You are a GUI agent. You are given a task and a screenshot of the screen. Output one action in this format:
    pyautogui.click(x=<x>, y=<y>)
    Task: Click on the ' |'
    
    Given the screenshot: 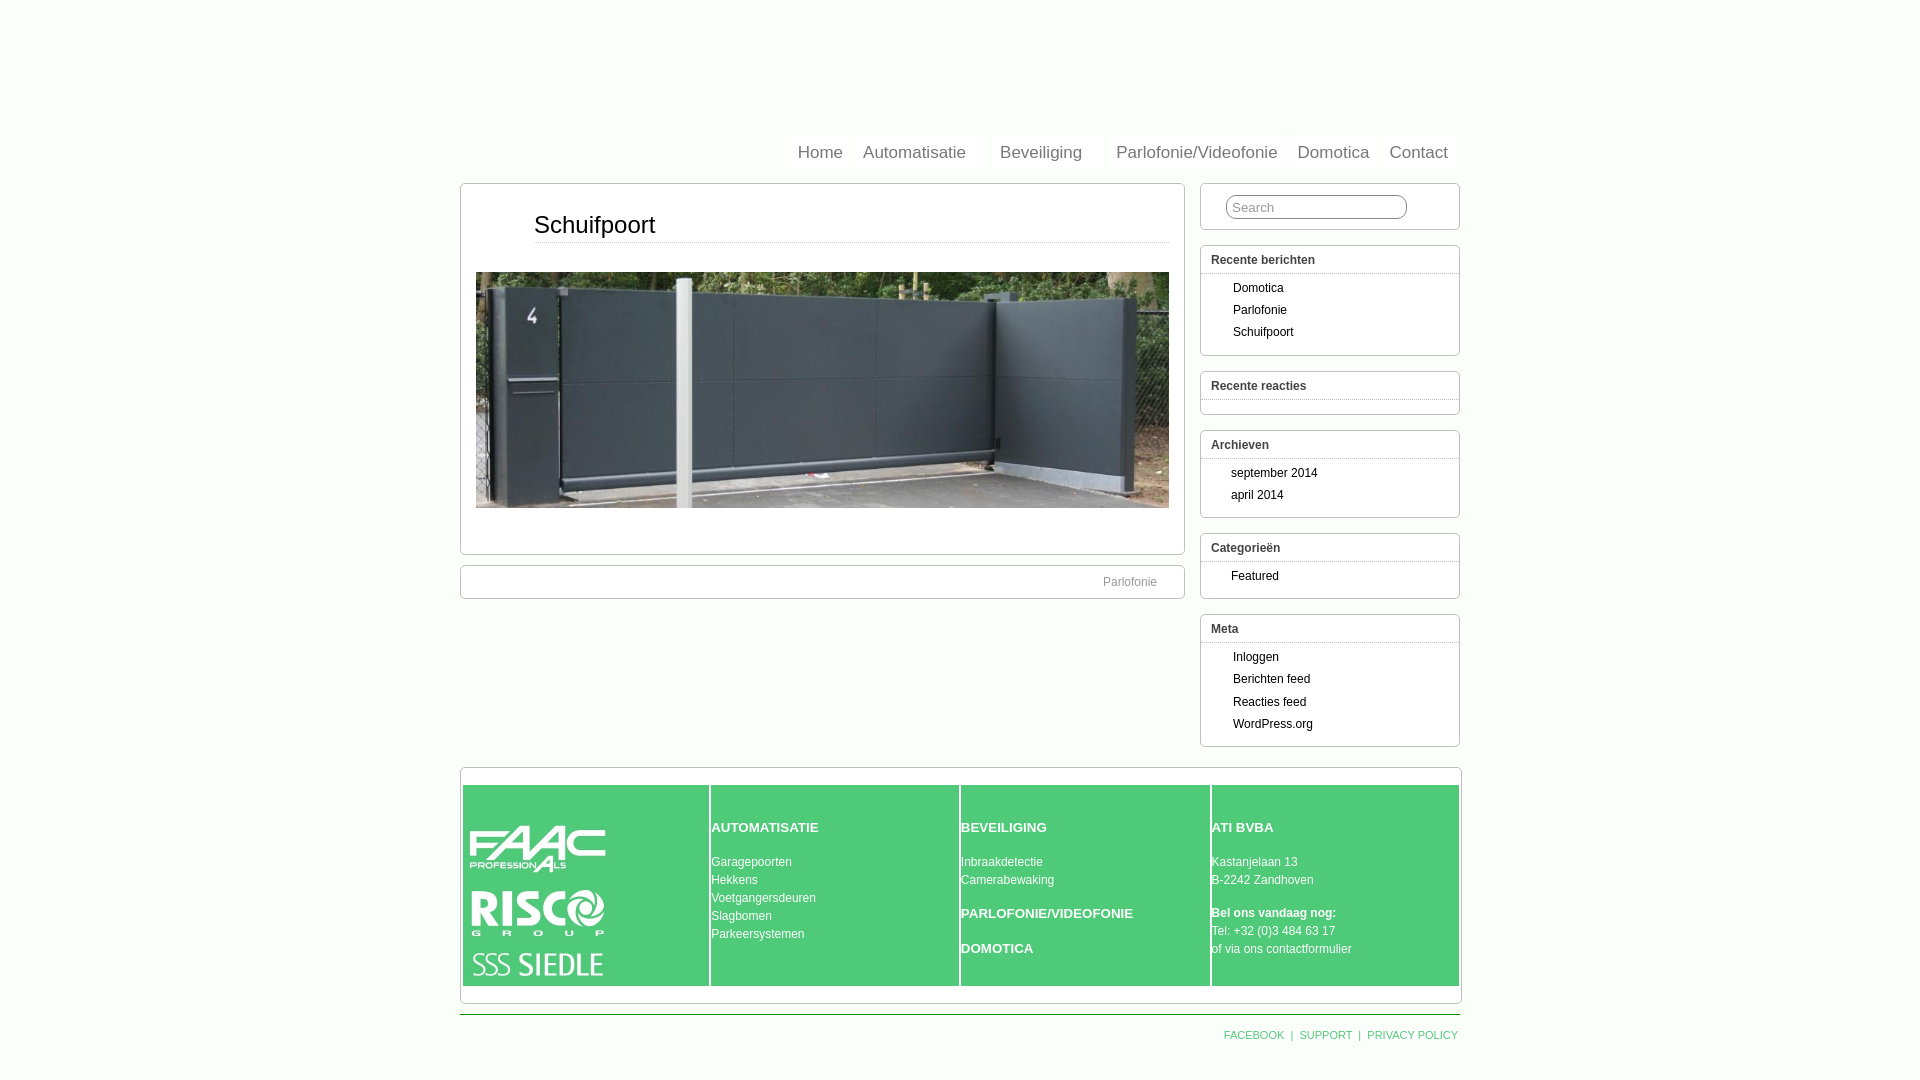 What is the action you would take?
    pyautogui.click(x=1291, y=1034)
    